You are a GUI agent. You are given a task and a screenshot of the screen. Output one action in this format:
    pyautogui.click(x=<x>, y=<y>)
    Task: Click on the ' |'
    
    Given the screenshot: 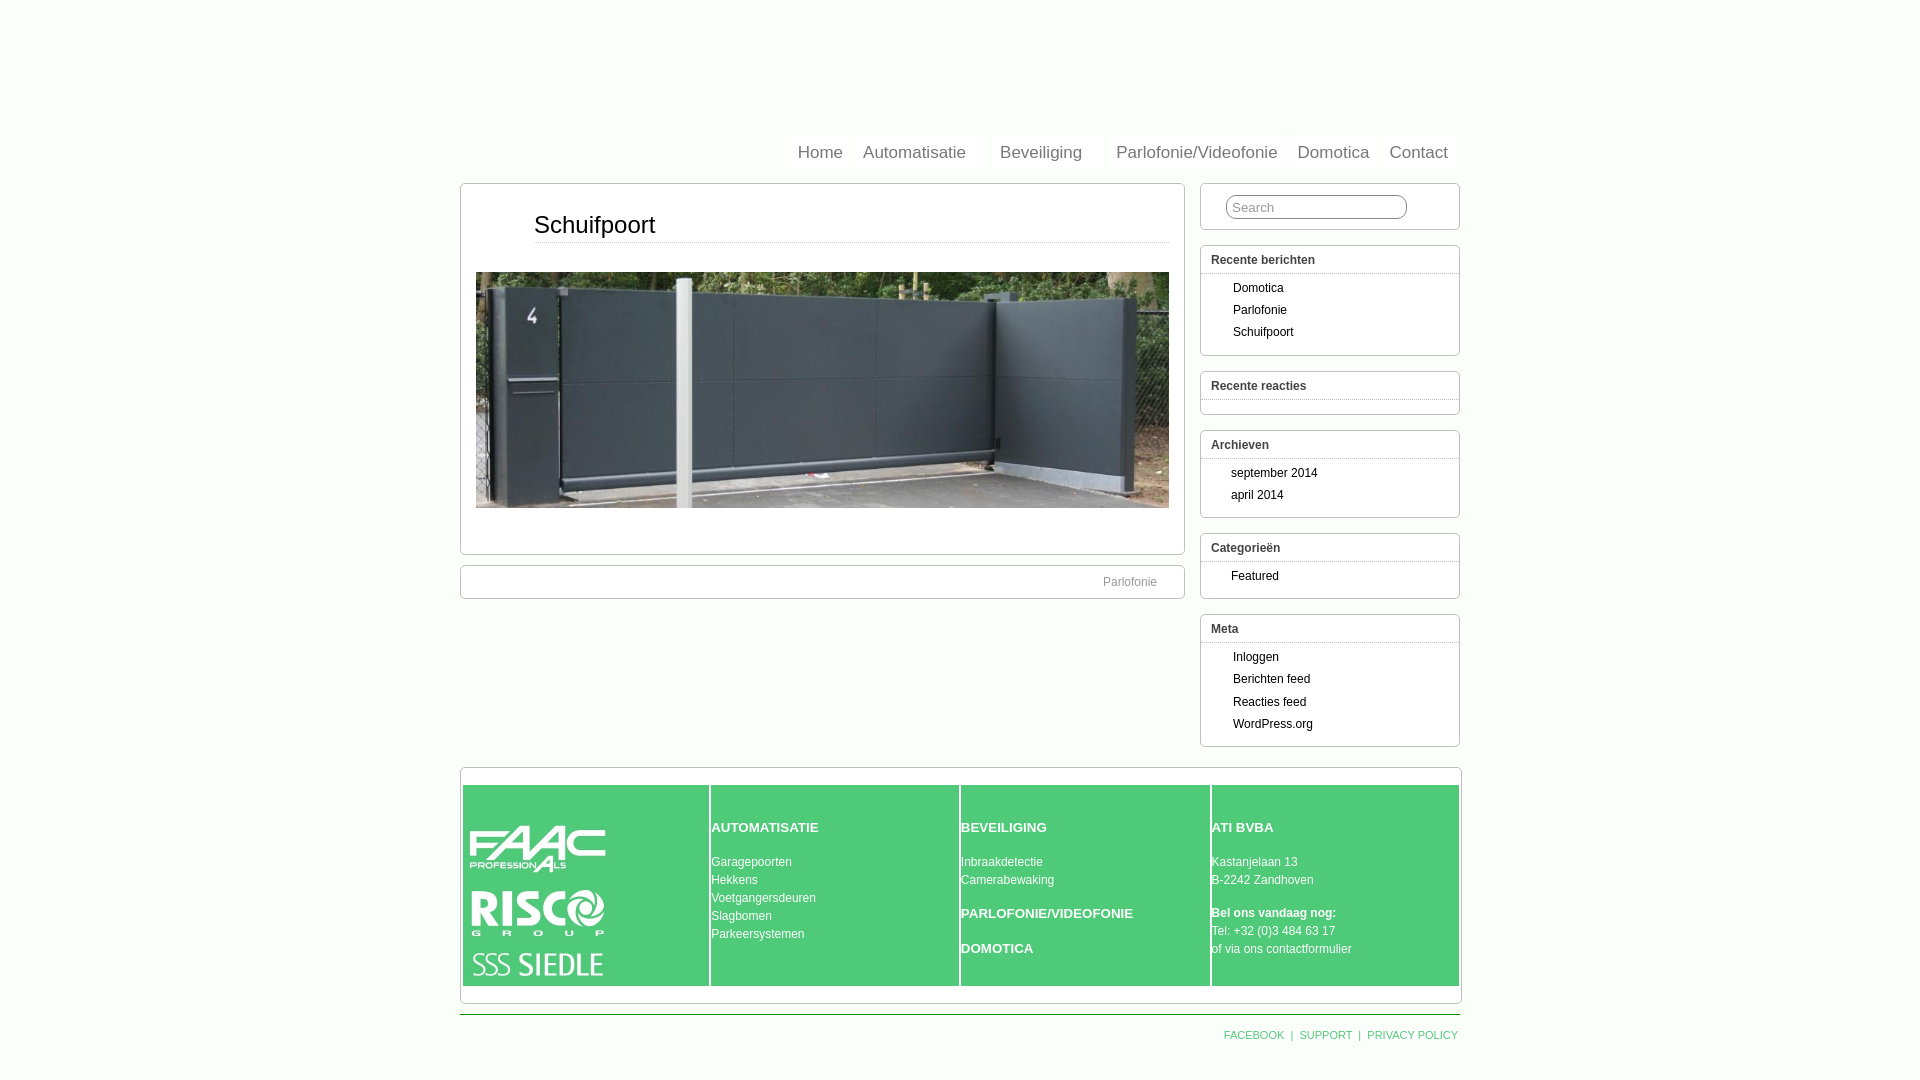 What is the action you would take?
    pyautogui.click(x=1291, y=1034)
    